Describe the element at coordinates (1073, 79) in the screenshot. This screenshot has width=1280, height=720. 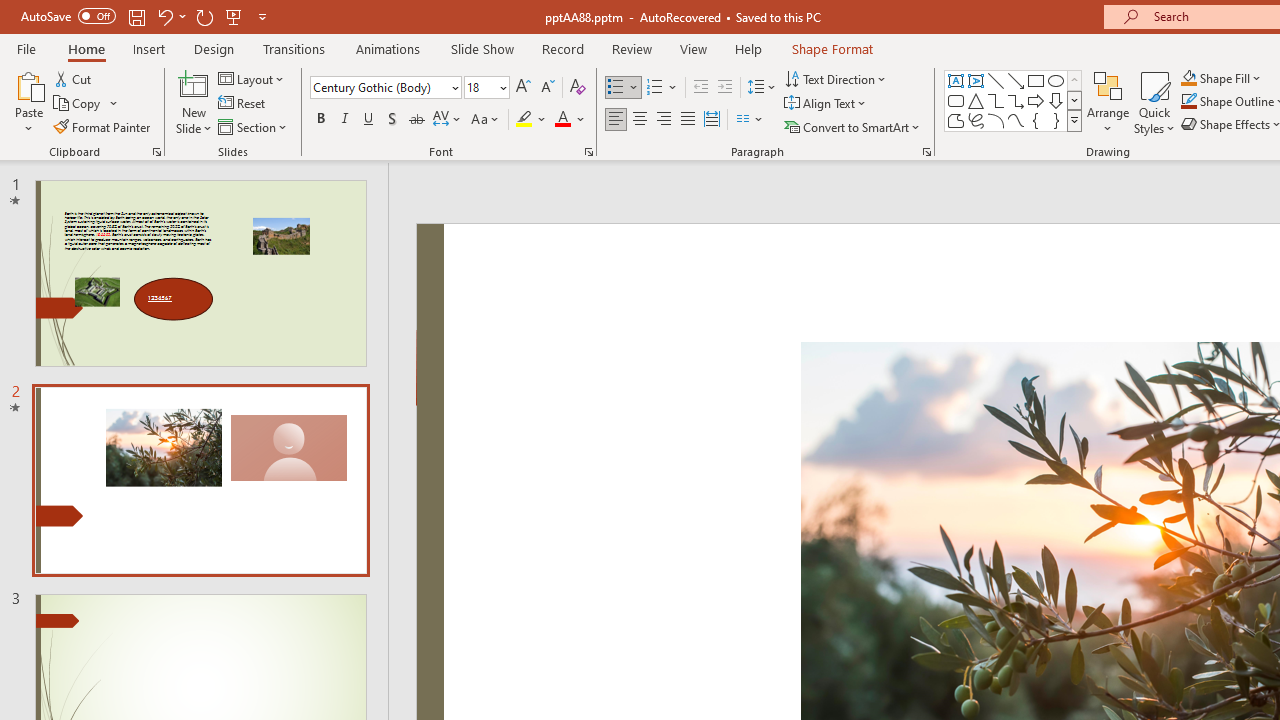
I see `'Row up'` at that location.